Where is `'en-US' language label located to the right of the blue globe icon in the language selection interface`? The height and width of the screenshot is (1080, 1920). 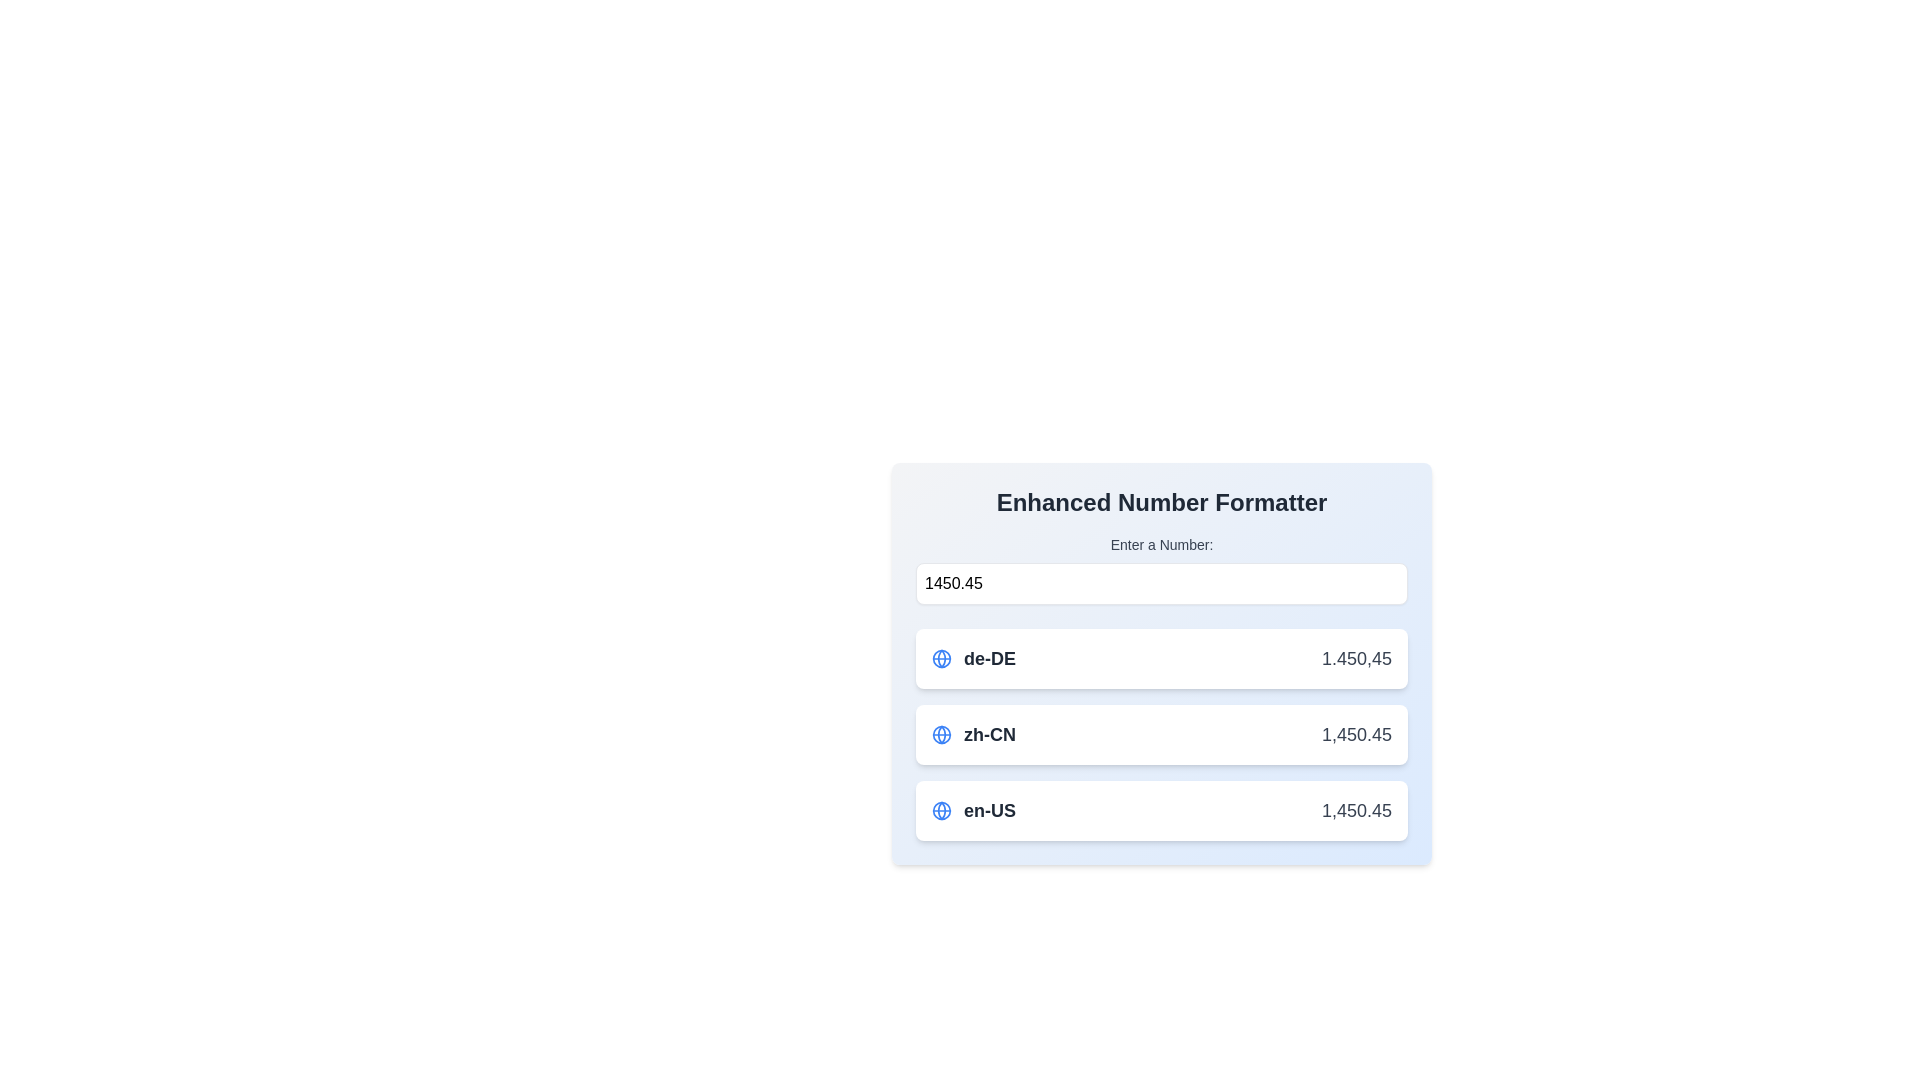
'en-US' language label located to the right of the blue globe icon in the language selection interface is located at coordinates (989, 810).